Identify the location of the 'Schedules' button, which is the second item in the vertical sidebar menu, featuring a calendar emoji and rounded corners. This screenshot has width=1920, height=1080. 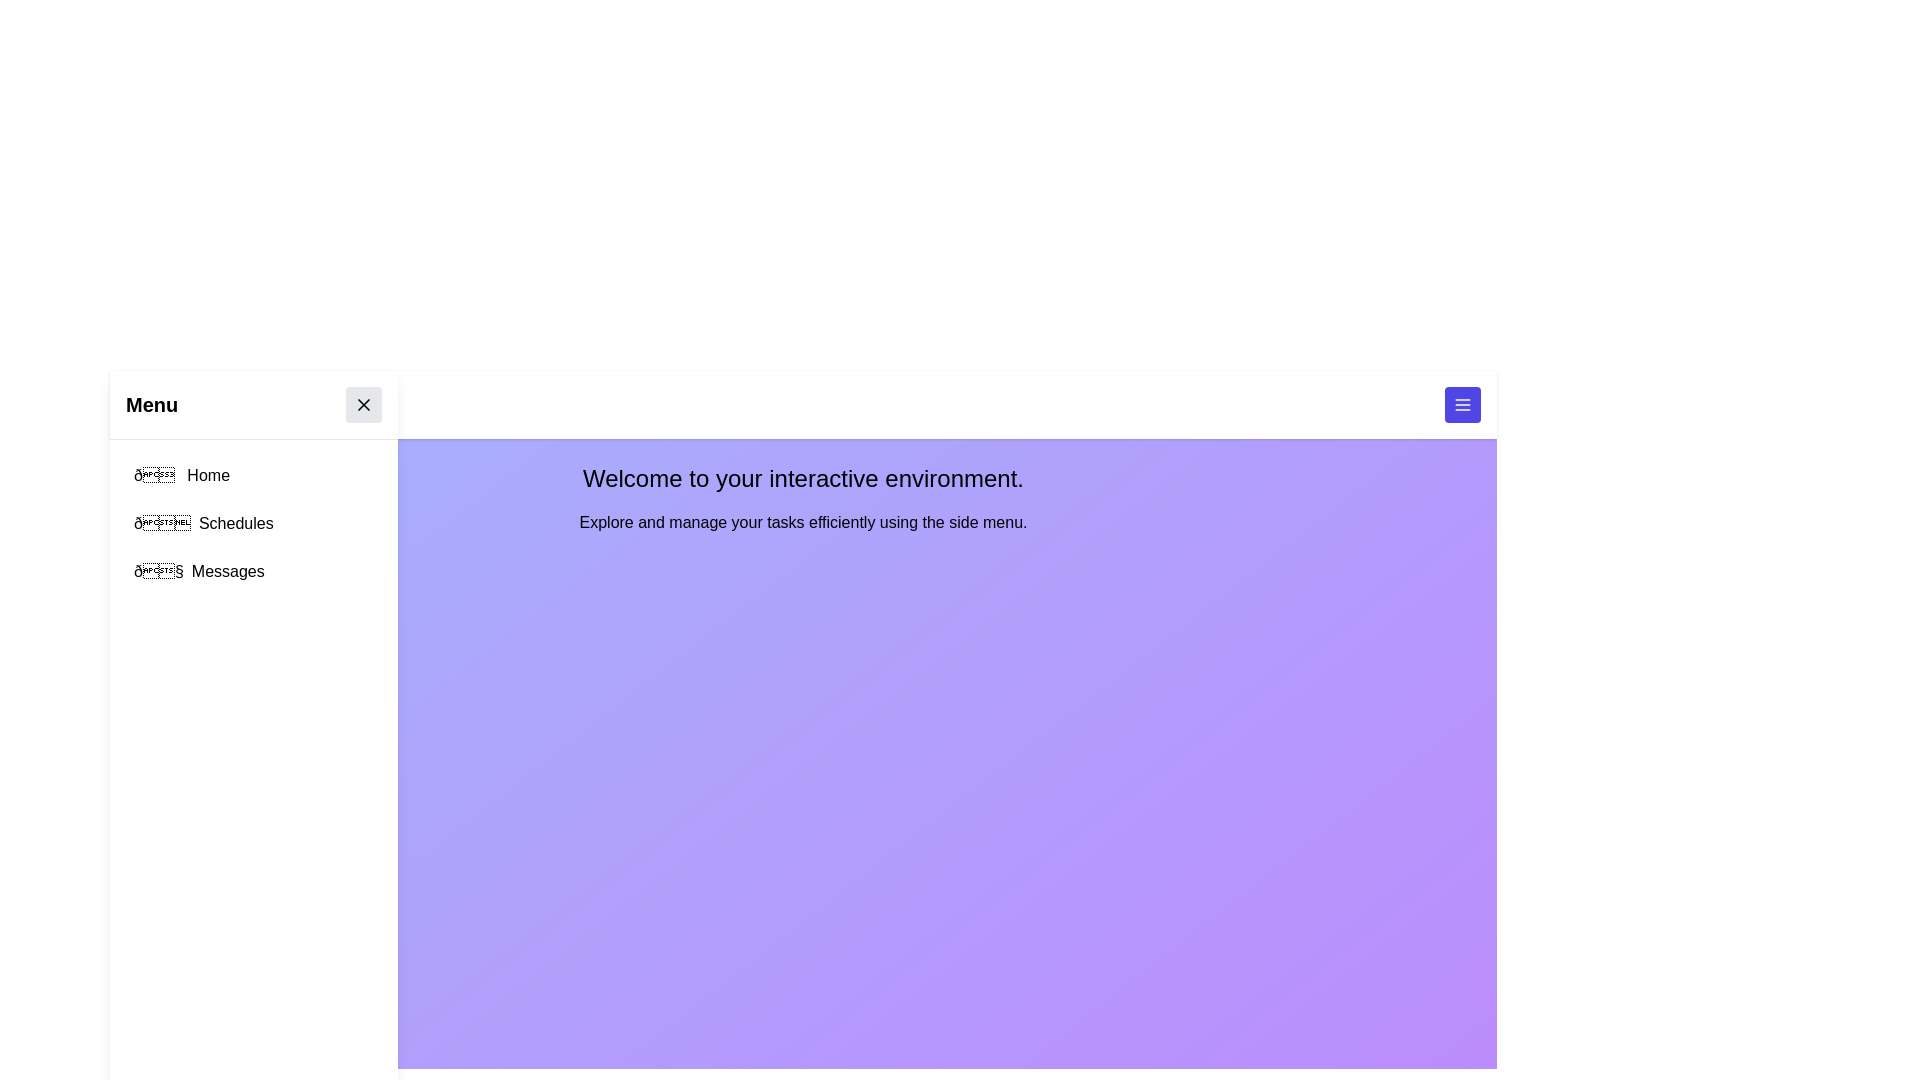
(253, 523).